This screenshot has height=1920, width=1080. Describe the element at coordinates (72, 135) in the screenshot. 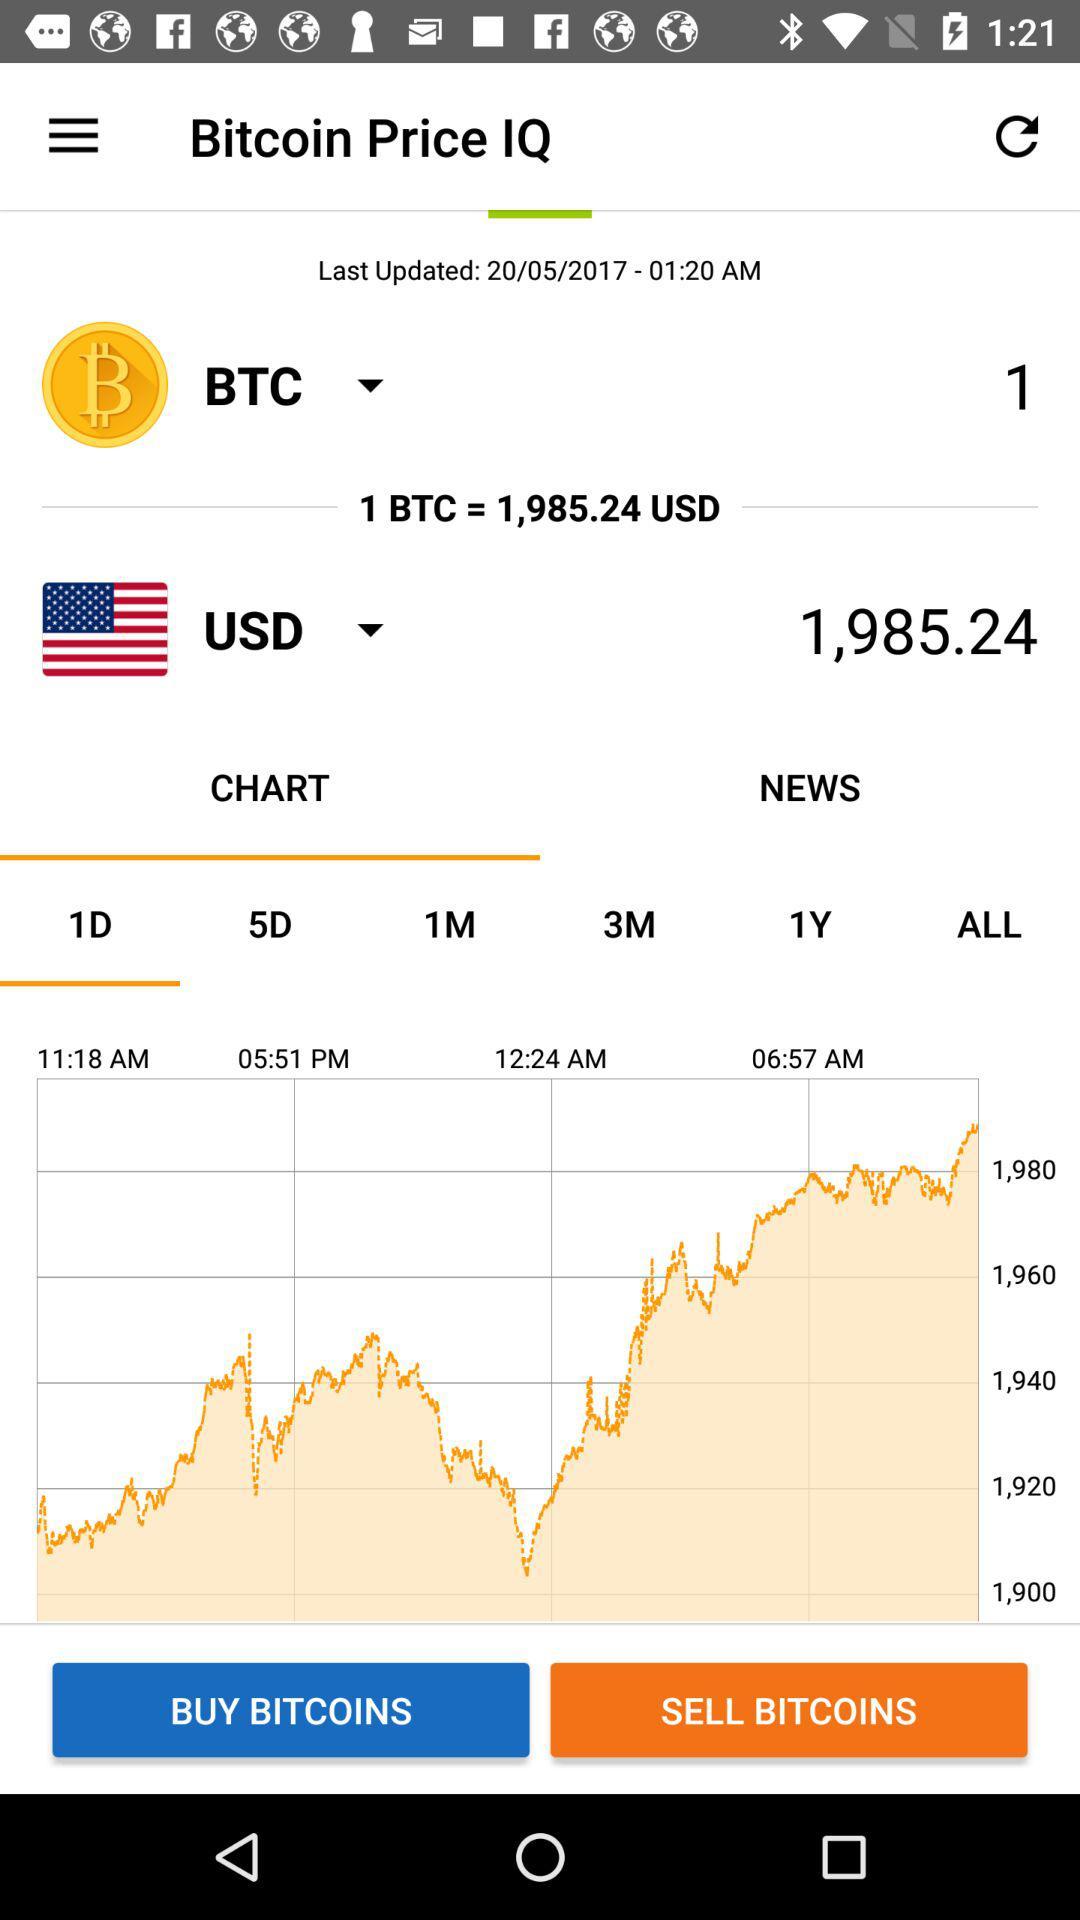

I see `icon next to the bitcoin price iq` at that location.